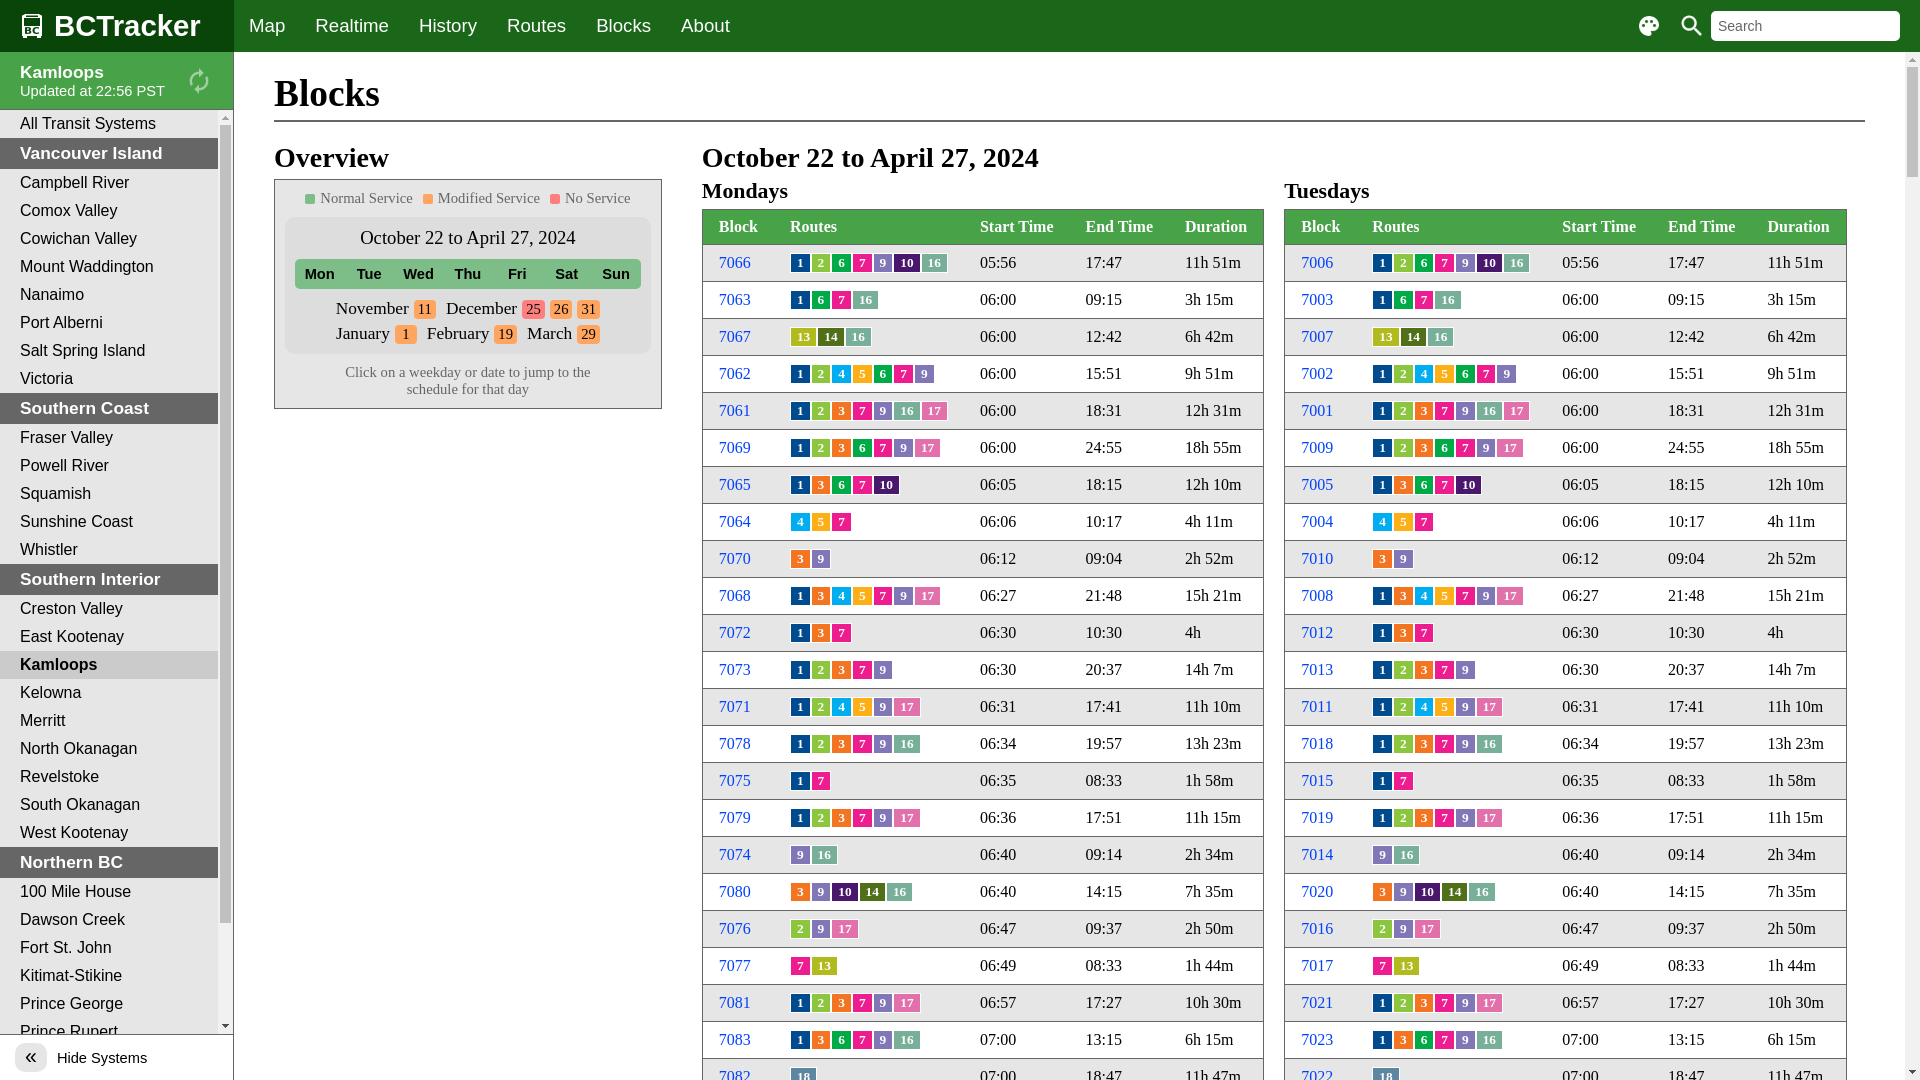 This screenshot has width=1920, height=1080. I want to click on '2', so click(821, 410).